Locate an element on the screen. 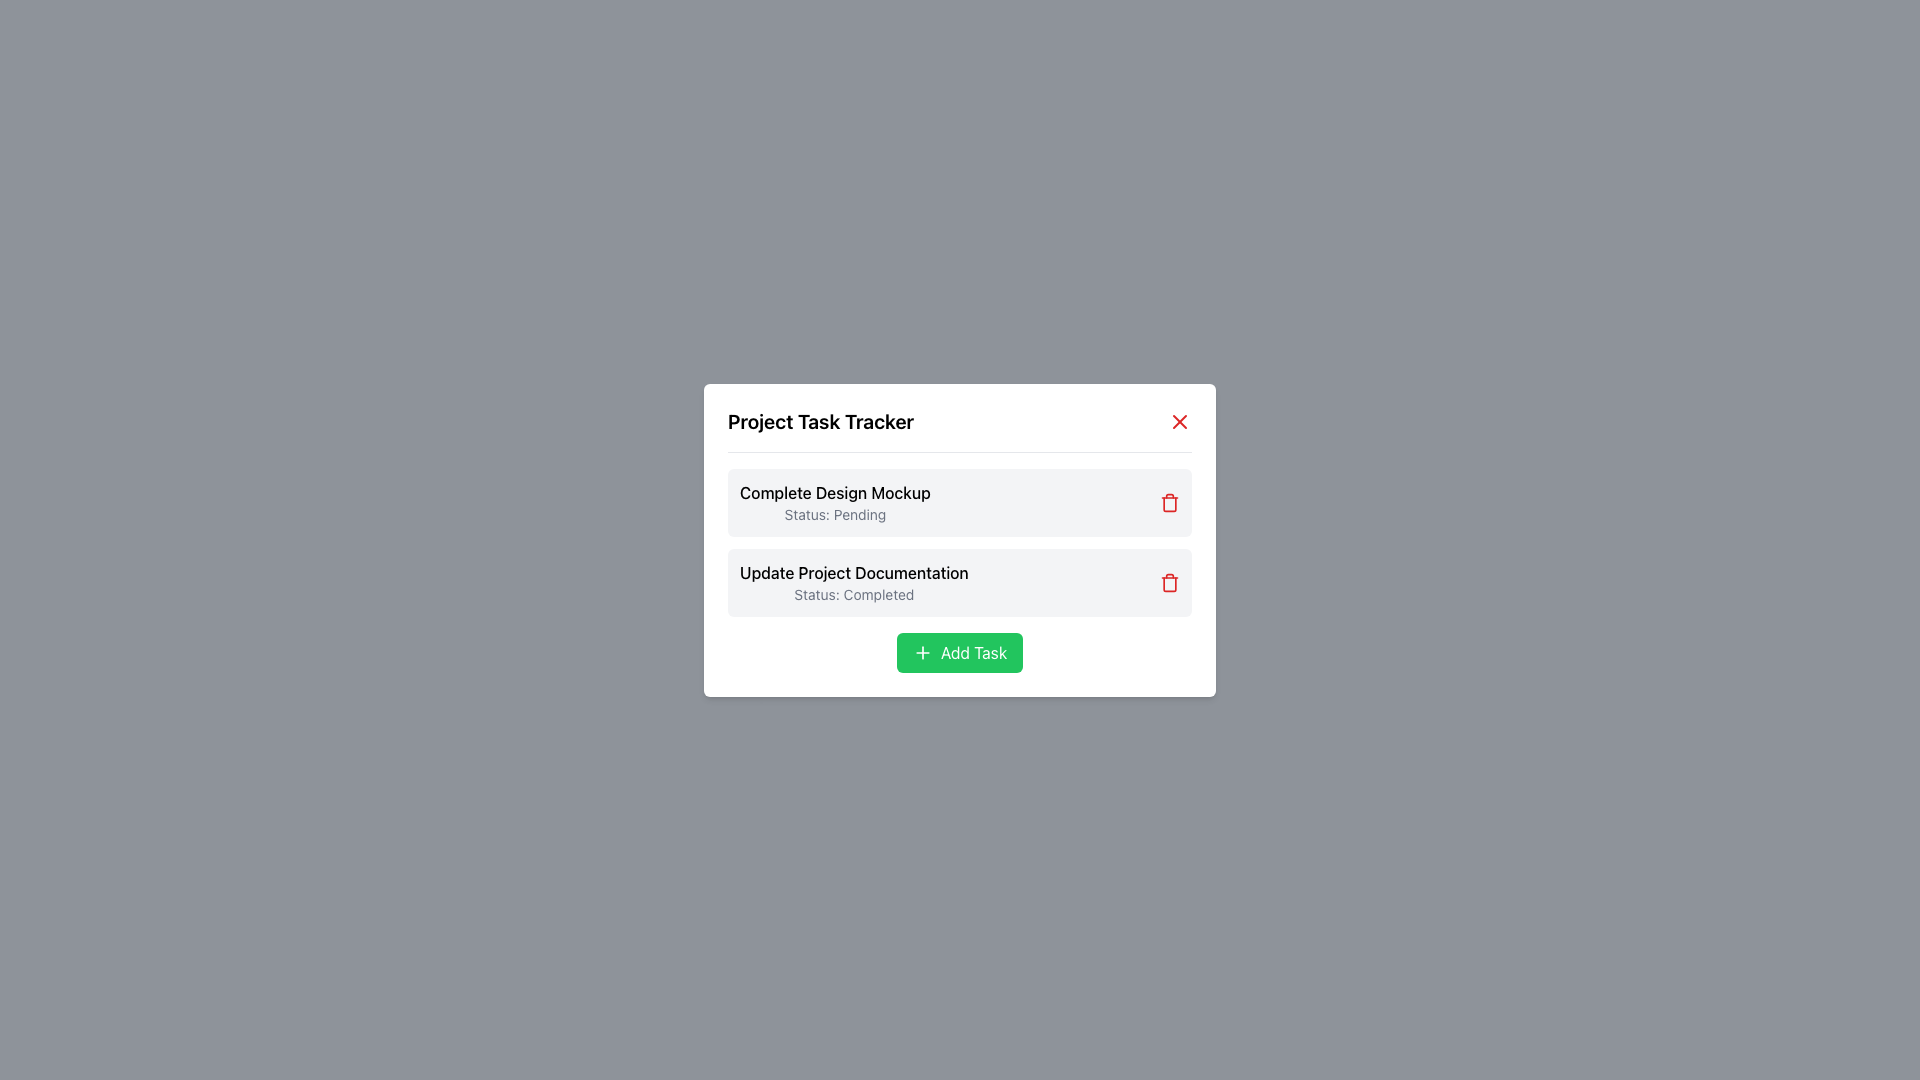  text element that displays 'Update Project Documentation', which is prominently styled and located above the 'Completed' status in the second task card is located at coordinates (854, 572).